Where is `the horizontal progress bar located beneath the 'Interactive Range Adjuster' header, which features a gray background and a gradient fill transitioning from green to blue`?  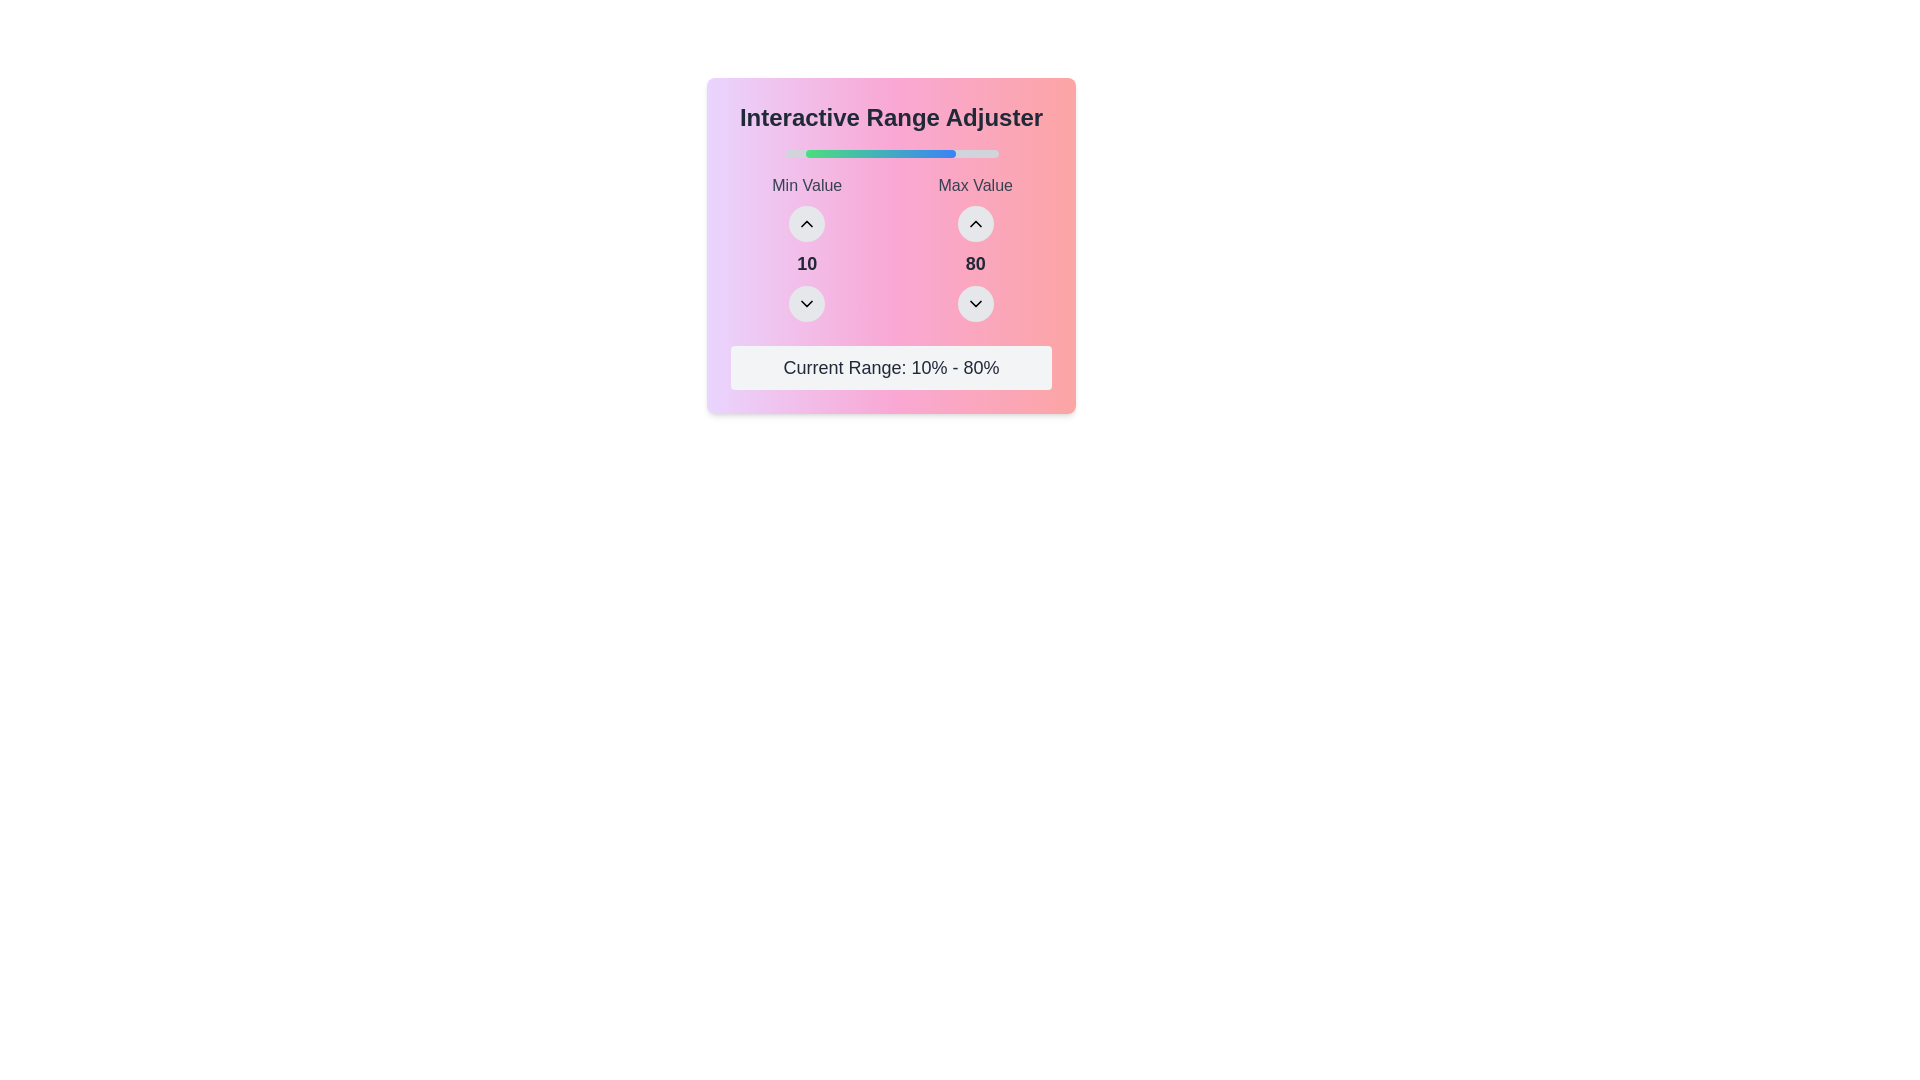
the horizontal progress bar located beneath the 'Interactive Range Adjuster' header, which features a gray background and a gradient fill transitioning from green to blue is located at coordinates (890, 153).